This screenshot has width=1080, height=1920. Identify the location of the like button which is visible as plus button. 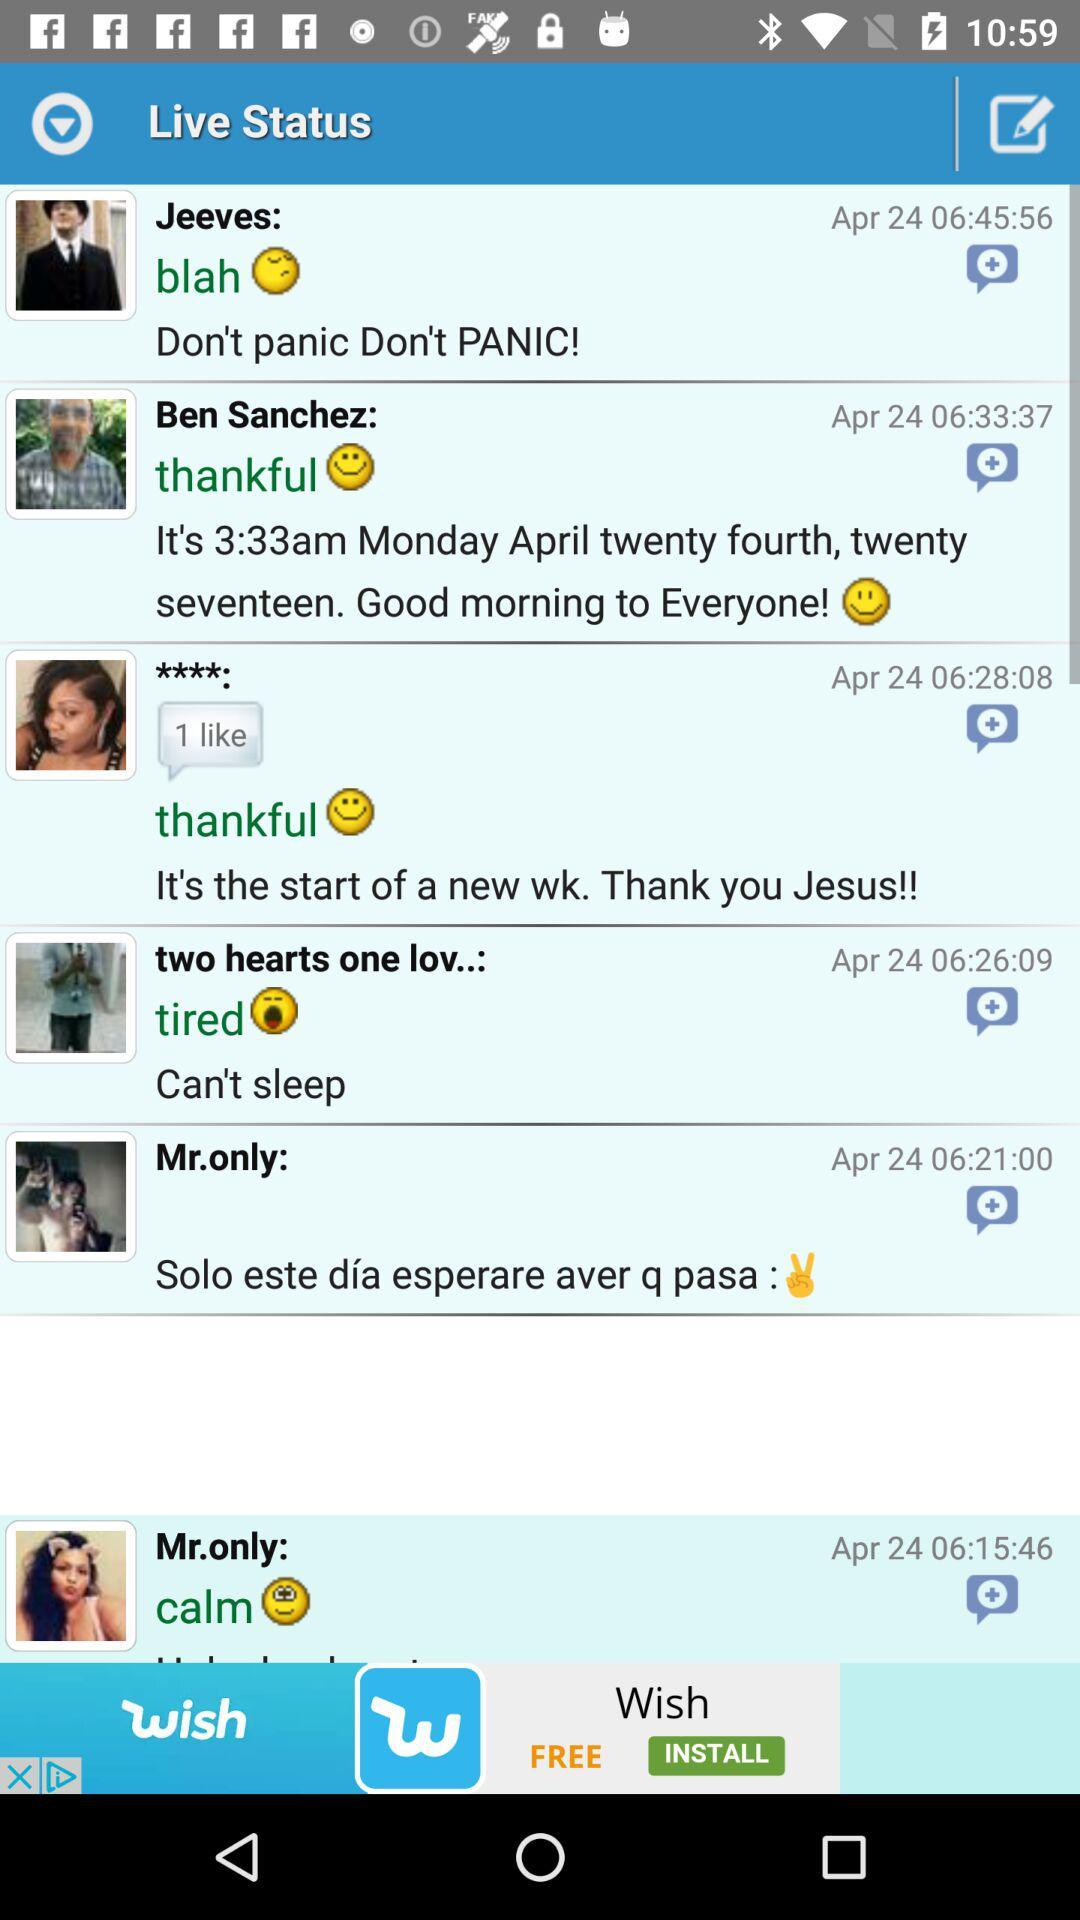
(992, 728).